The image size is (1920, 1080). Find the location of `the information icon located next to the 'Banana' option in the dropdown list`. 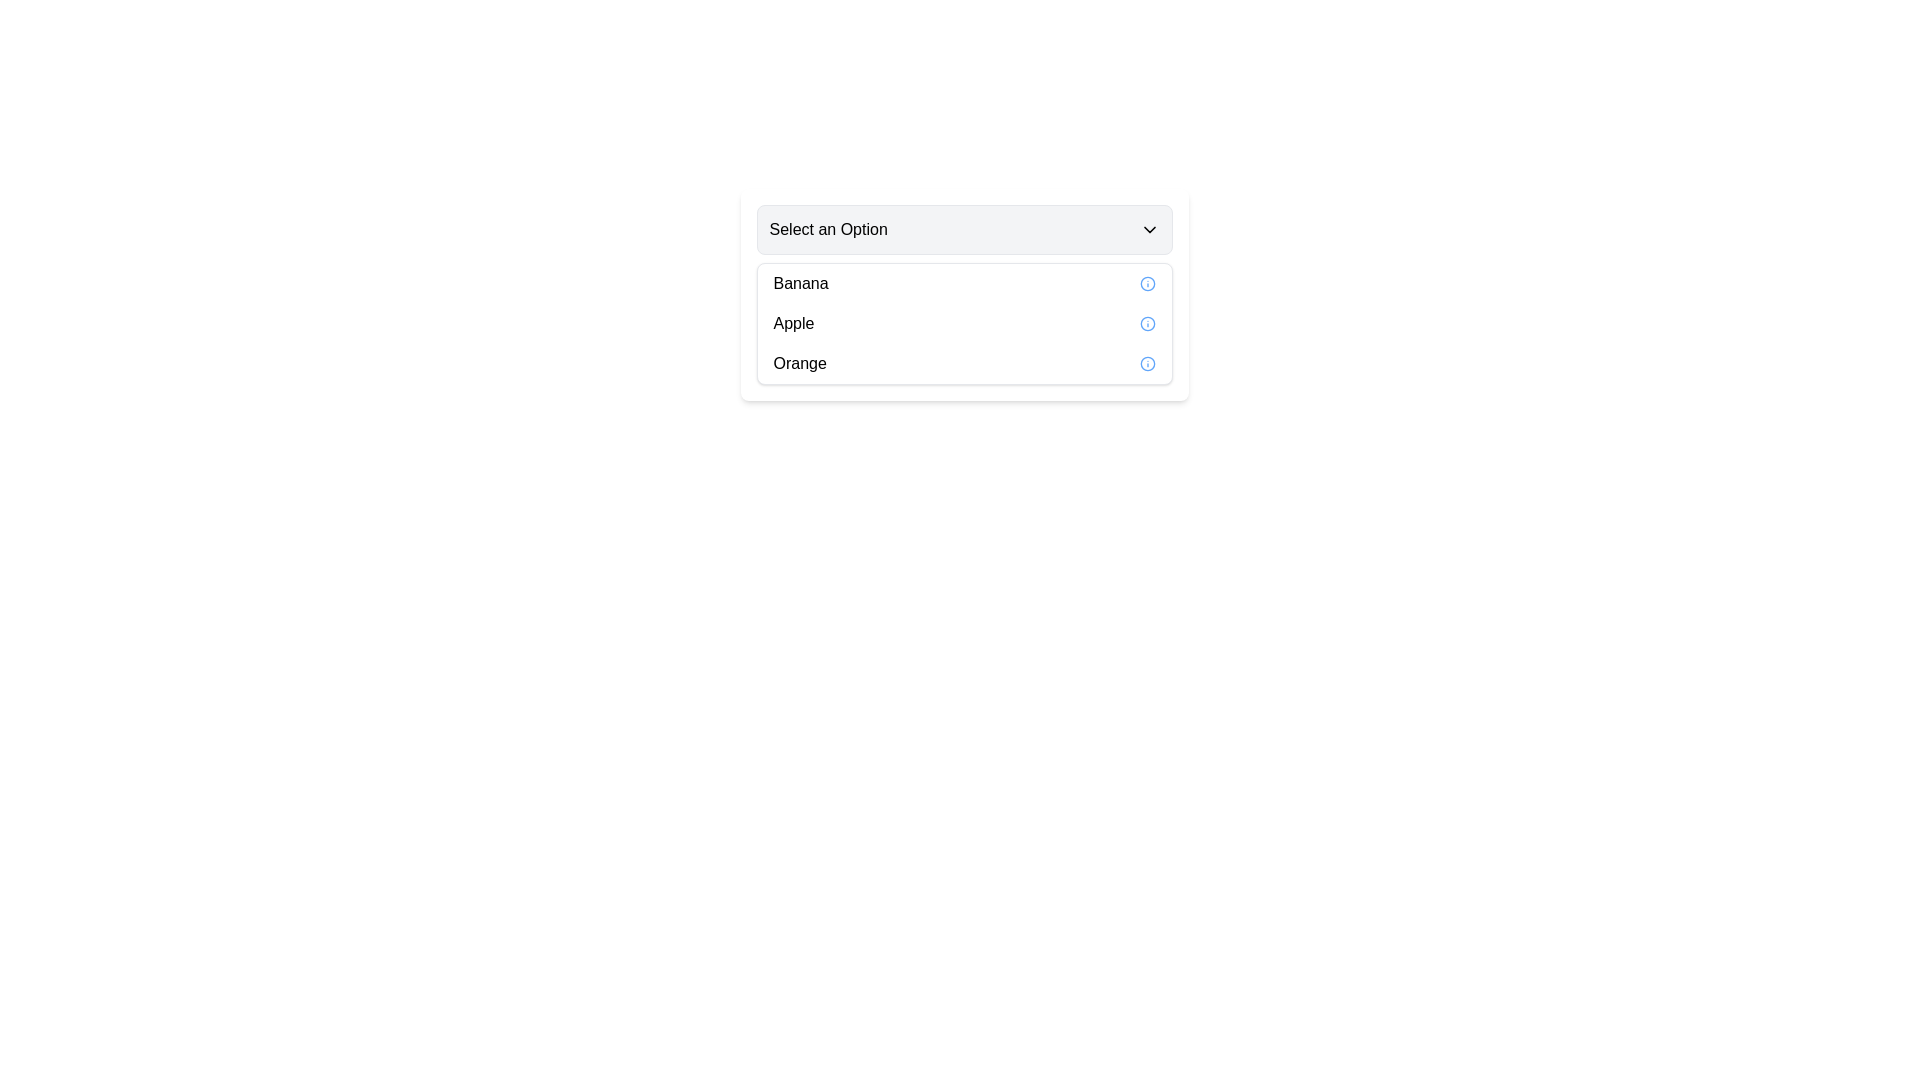

the information icon located next to the 'Banana' option in the dropdown list is located at coordinates (1147, 284).